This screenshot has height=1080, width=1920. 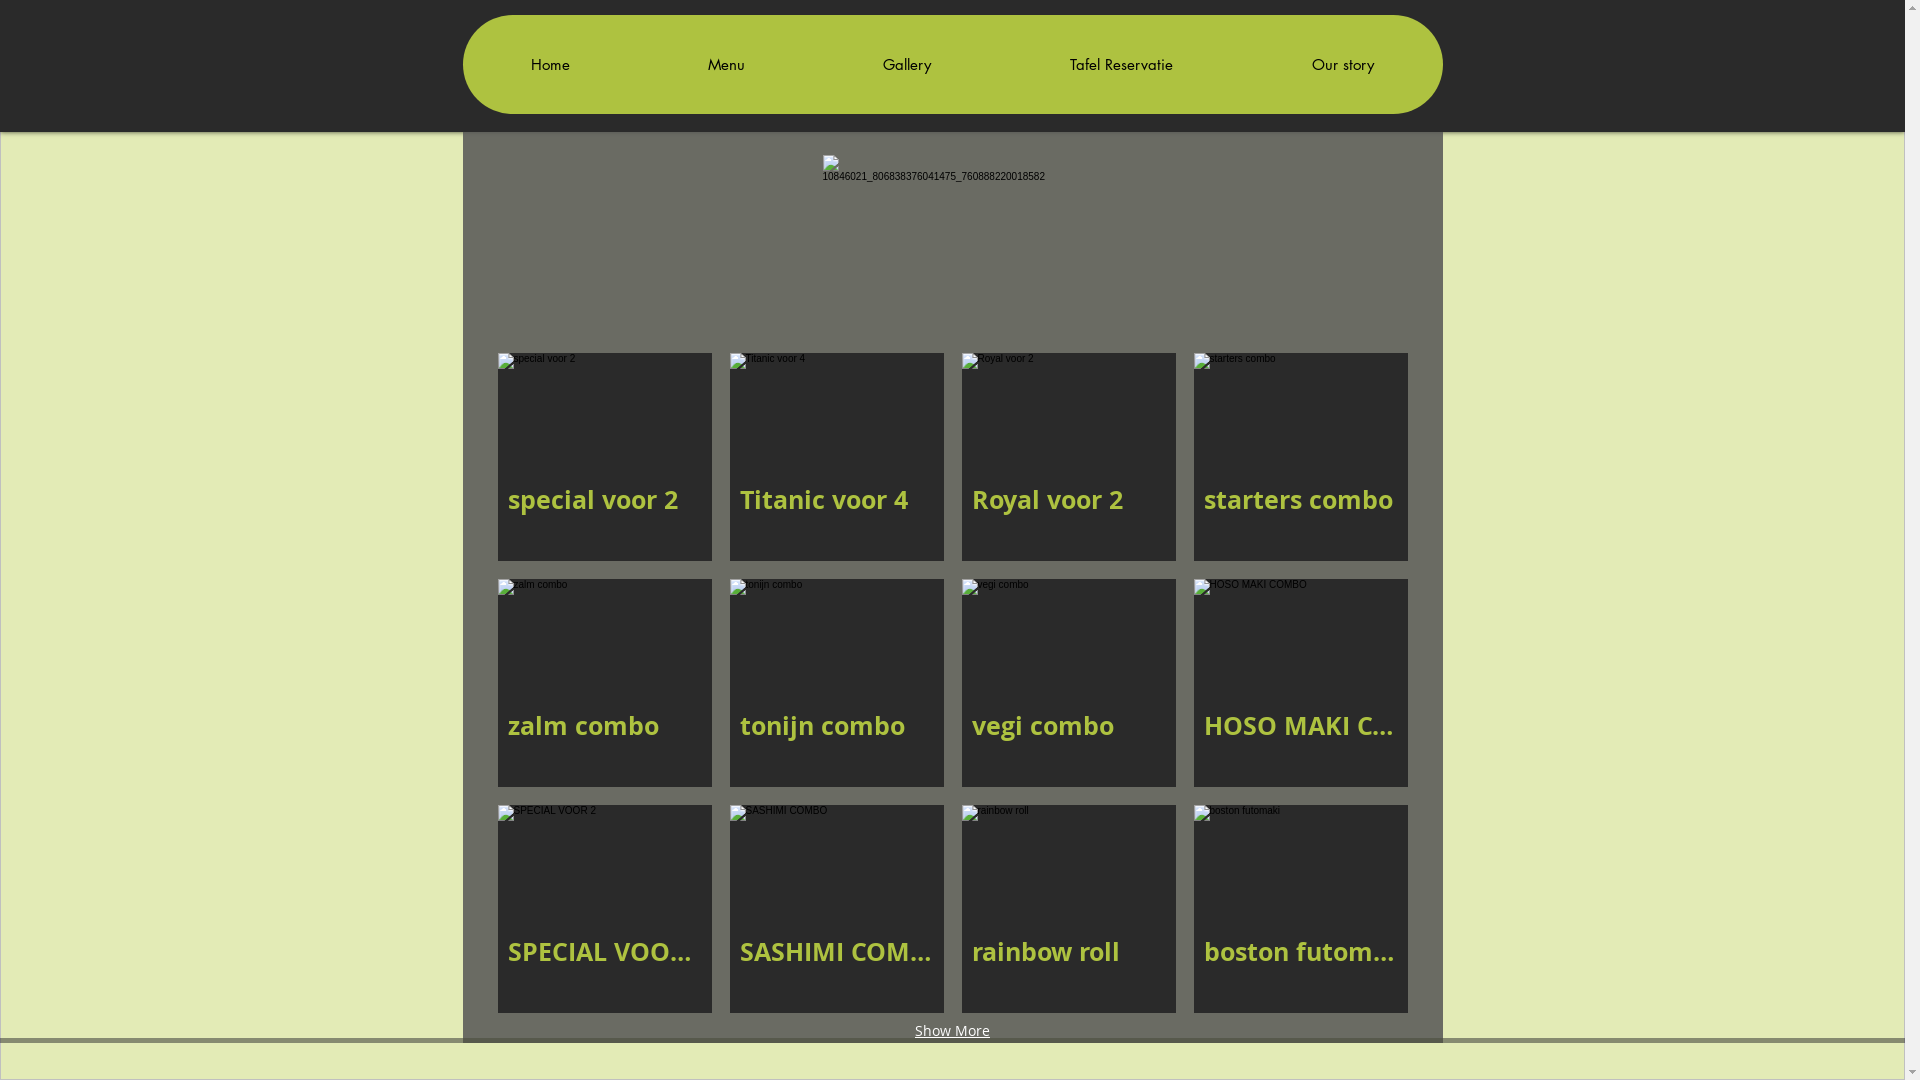 What do you see at coordinates (724, 63) in the screenshot?
I see `'Menu'` at bounding box center [724, 63].